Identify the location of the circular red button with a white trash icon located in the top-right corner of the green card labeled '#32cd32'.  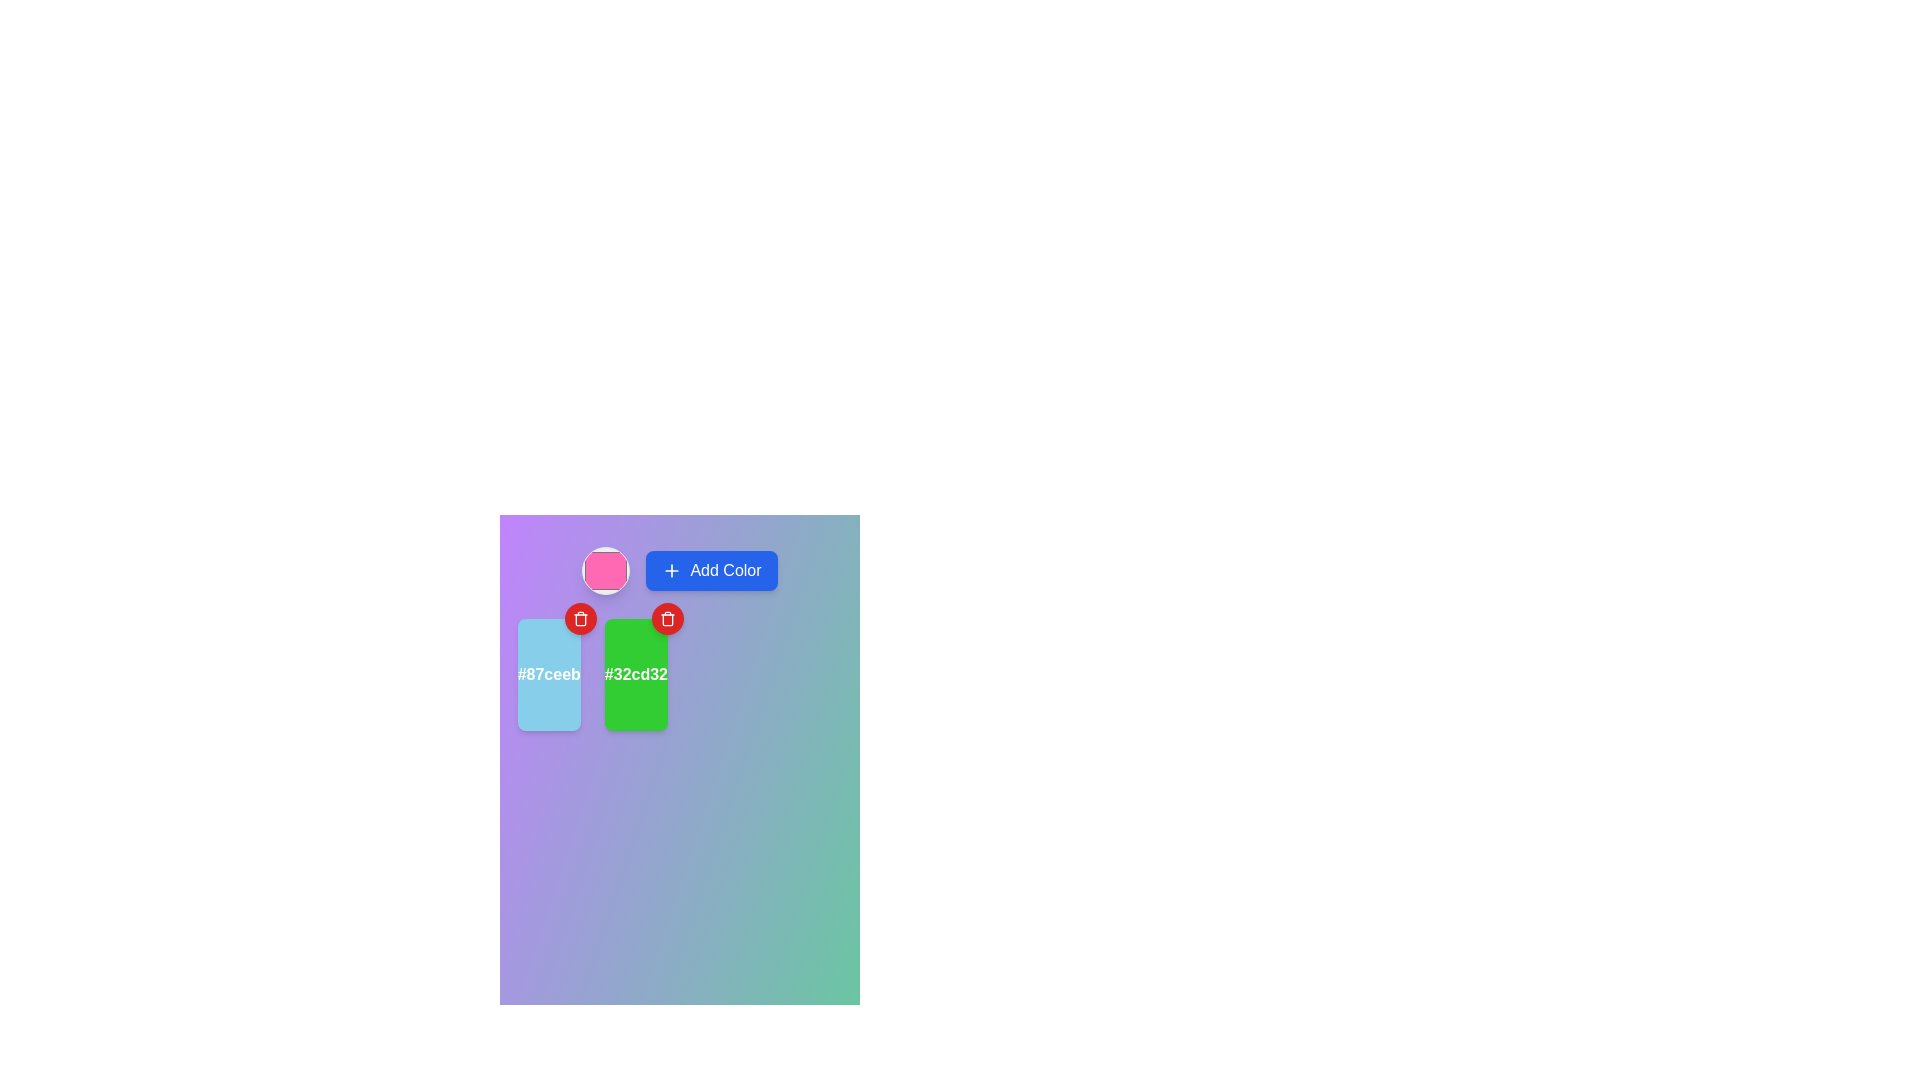
(667, 617).